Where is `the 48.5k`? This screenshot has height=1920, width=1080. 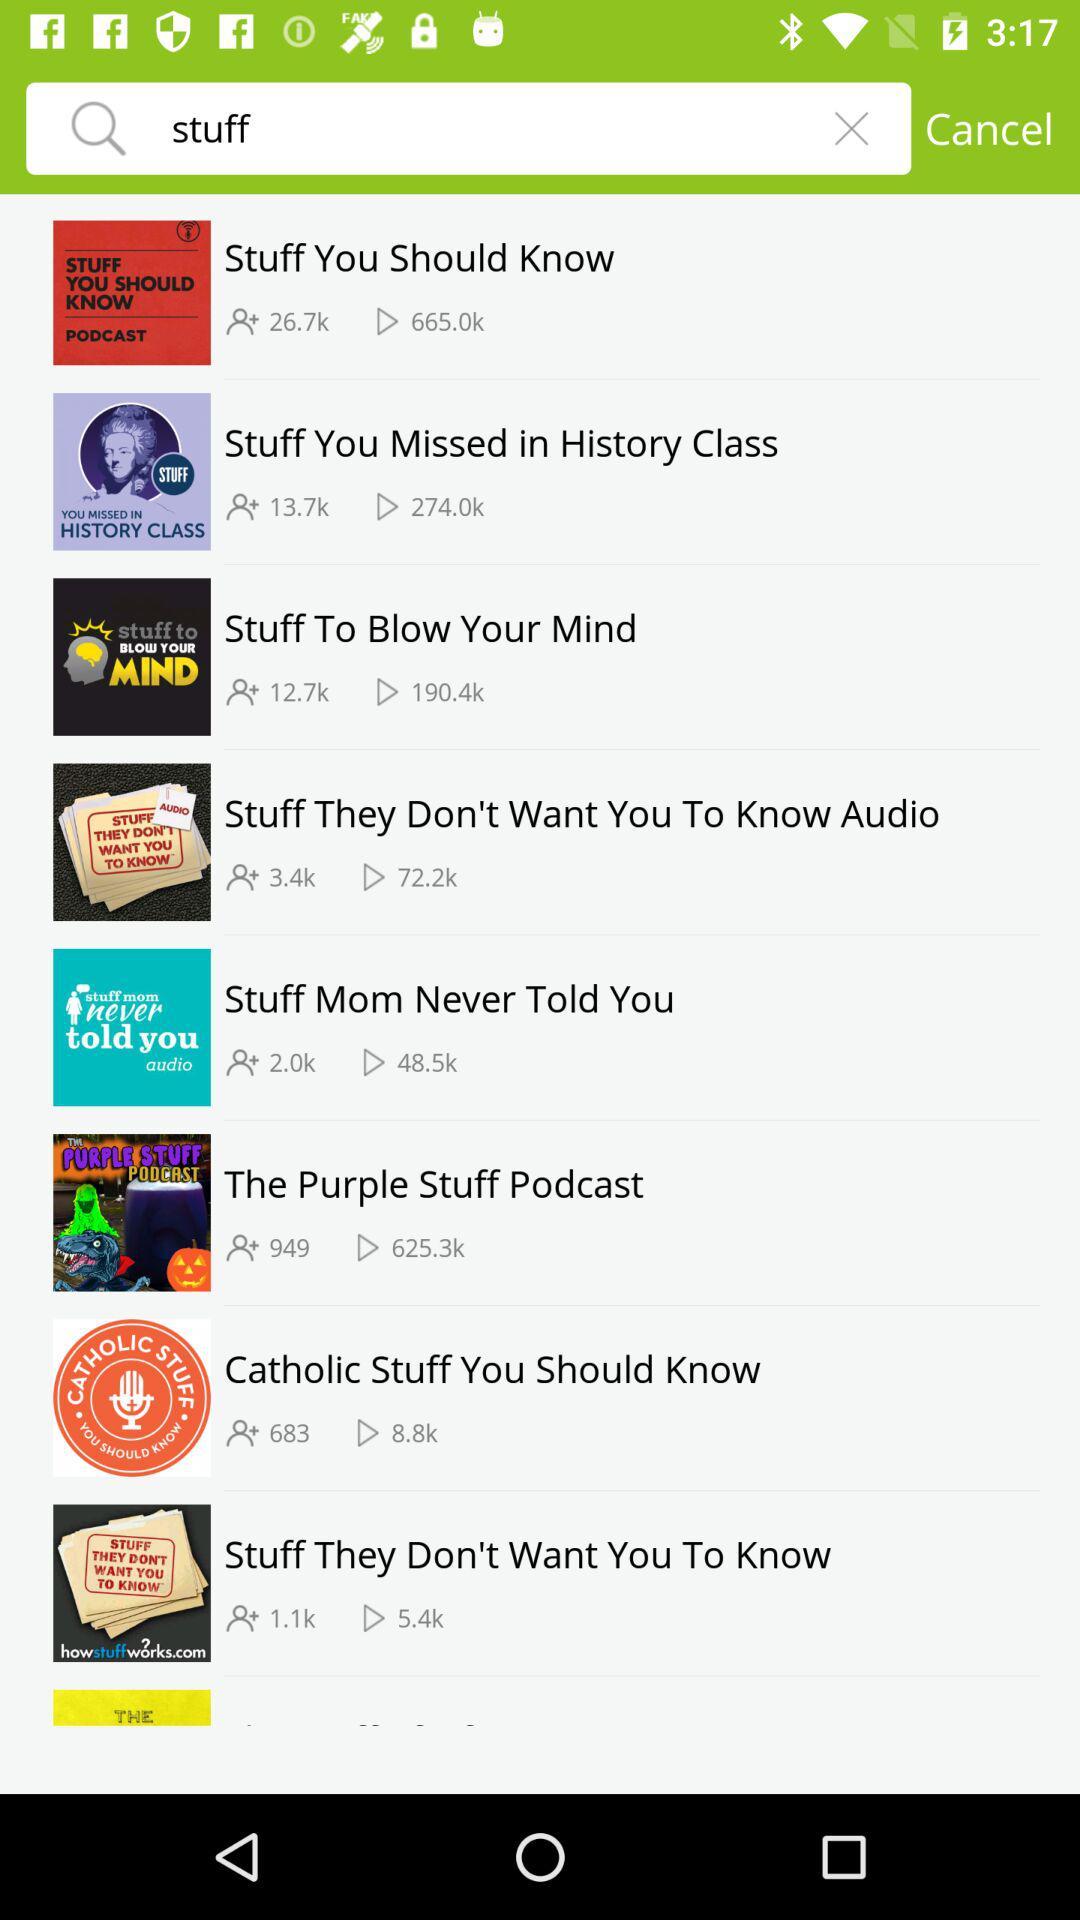 the 48.5k is located at coordinates (426, 1061).